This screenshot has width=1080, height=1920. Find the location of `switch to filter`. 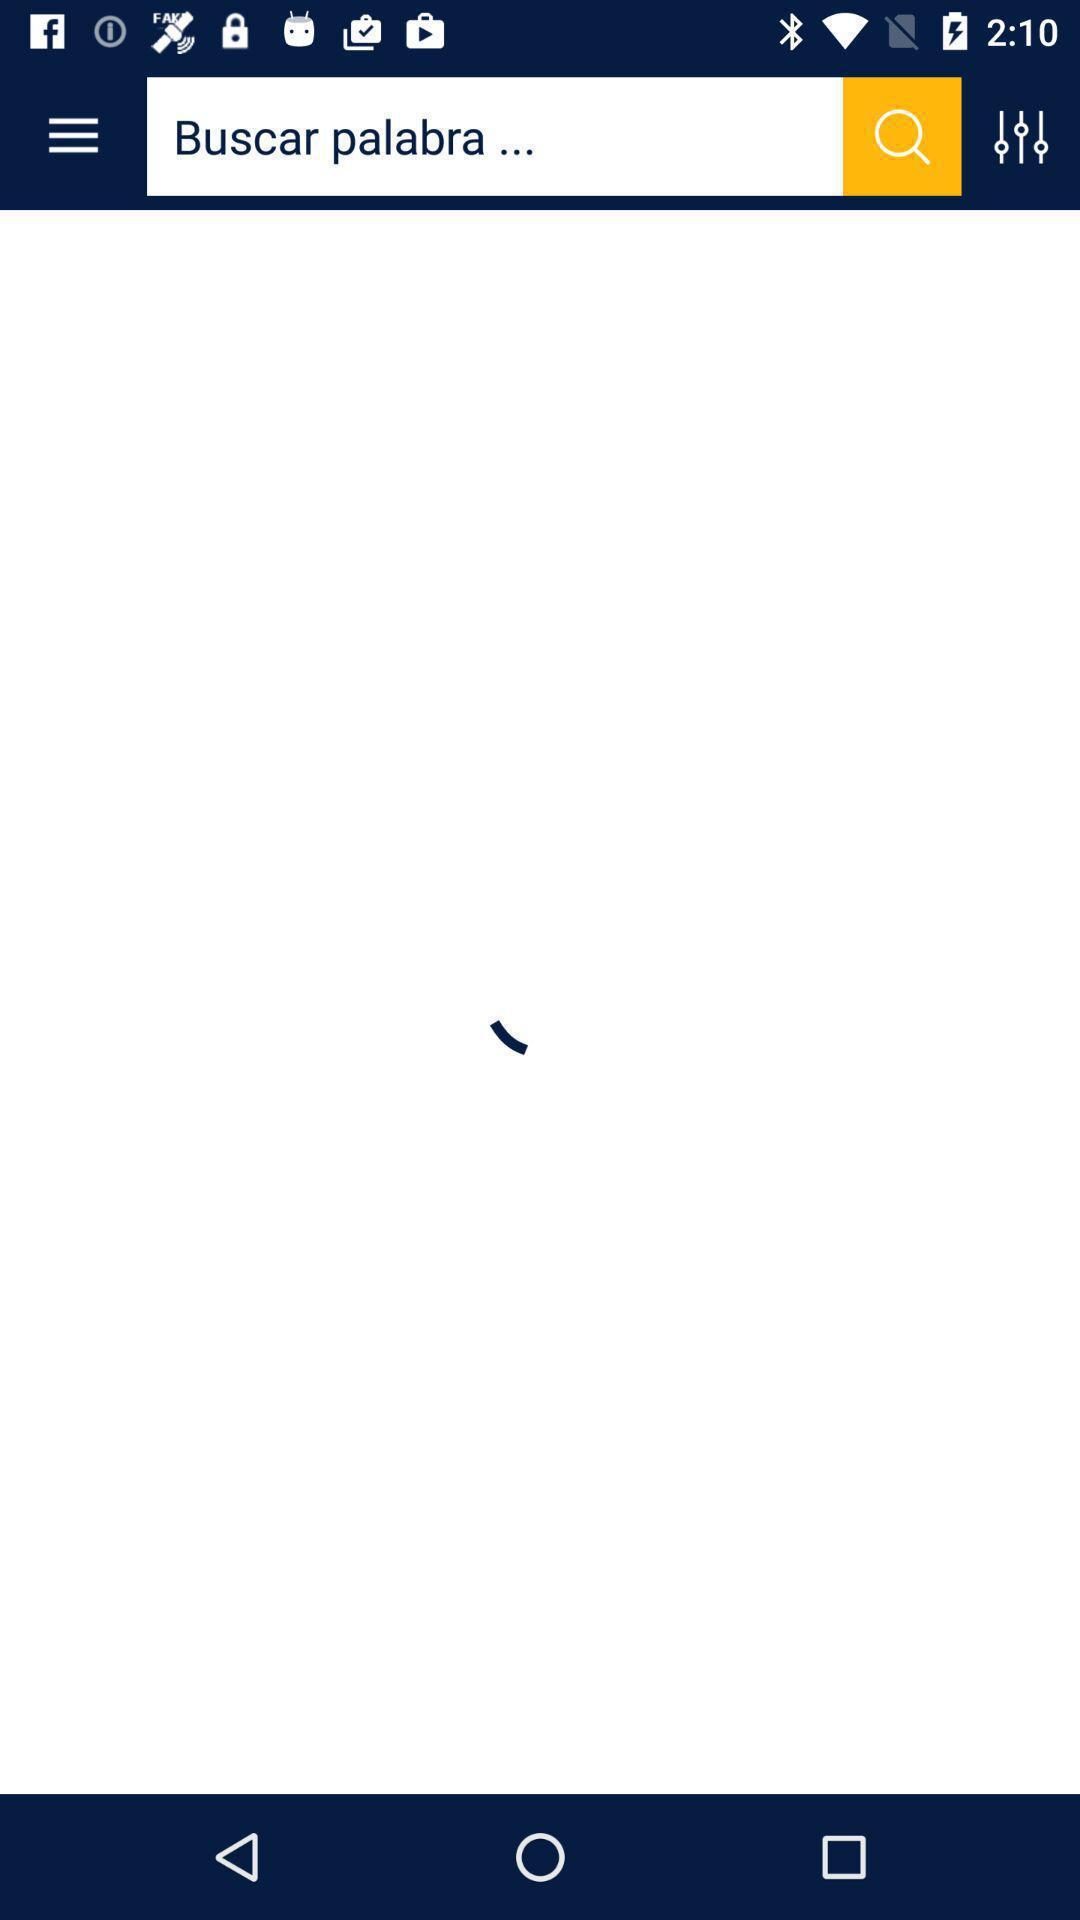

switch to filter is located at coordinates (1020, 135).